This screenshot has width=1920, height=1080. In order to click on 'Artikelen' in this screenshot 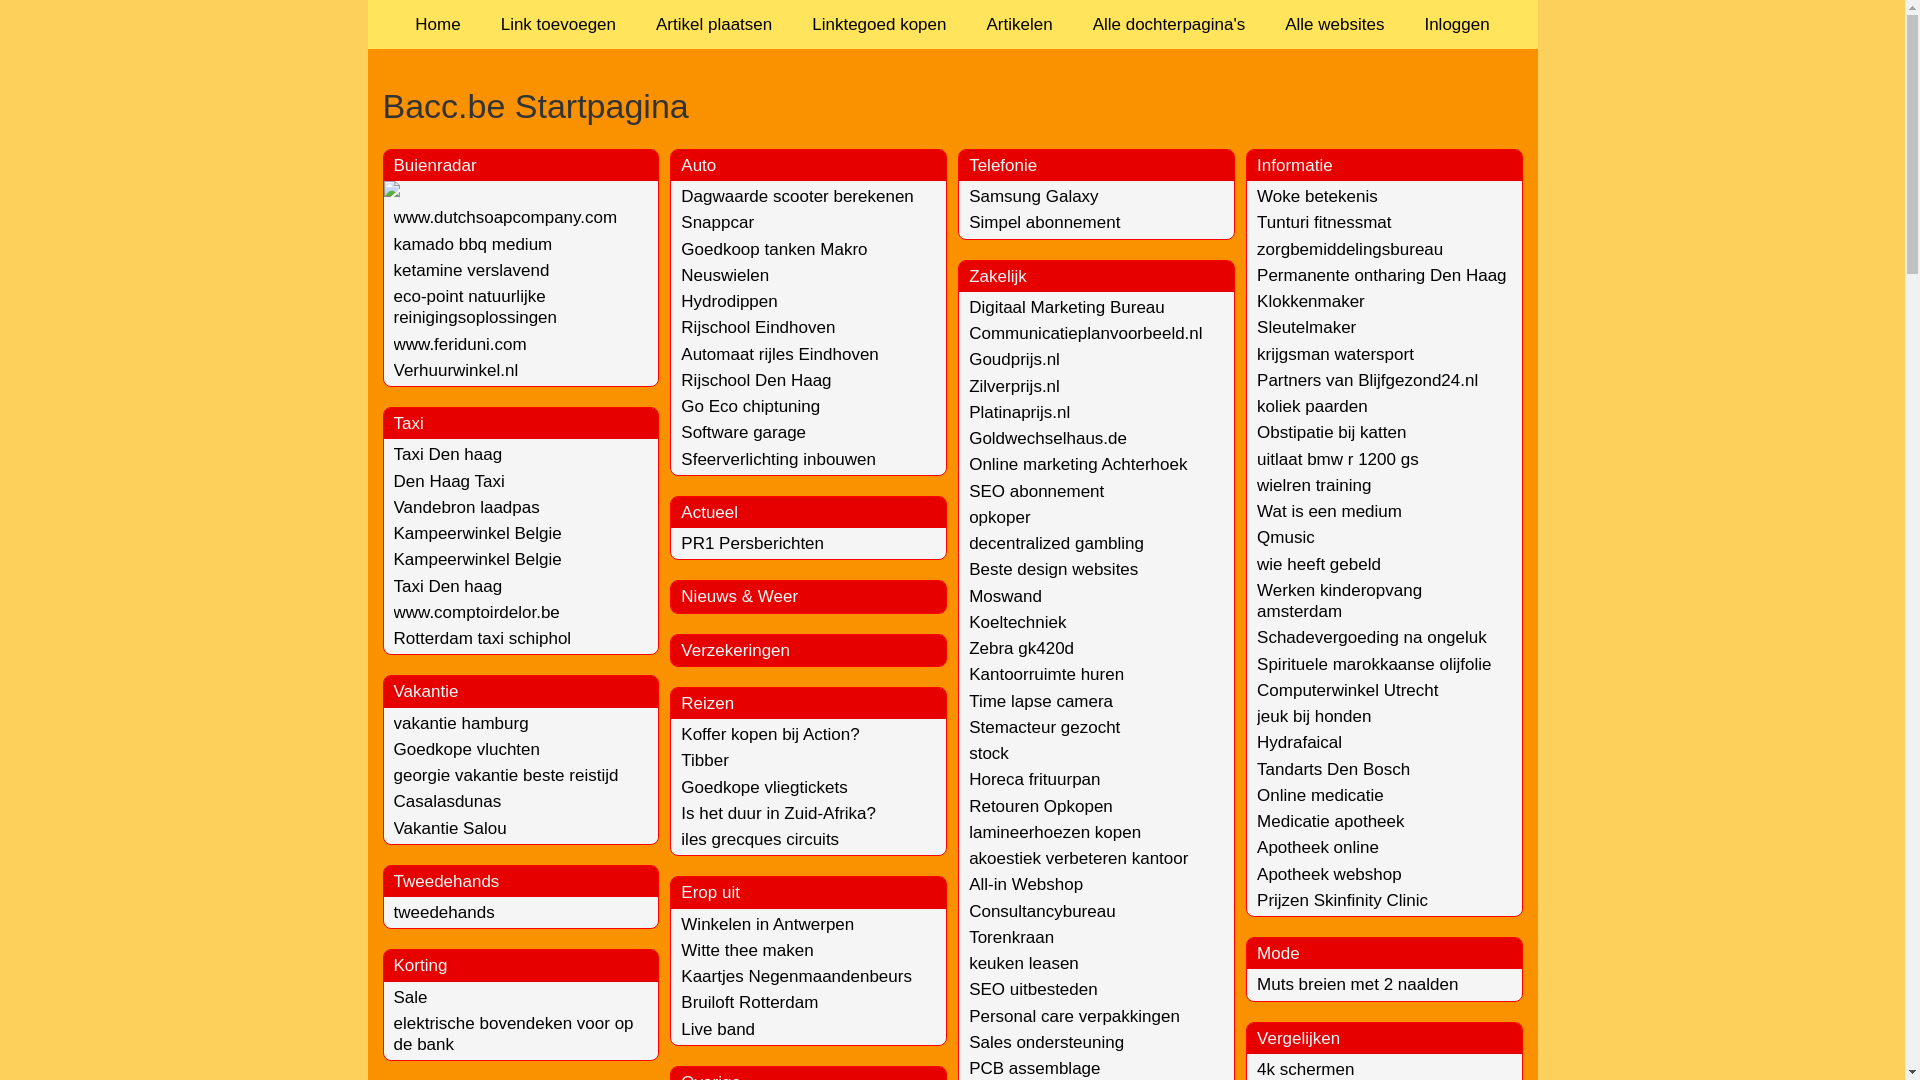, I will do `click(965, 24)`.